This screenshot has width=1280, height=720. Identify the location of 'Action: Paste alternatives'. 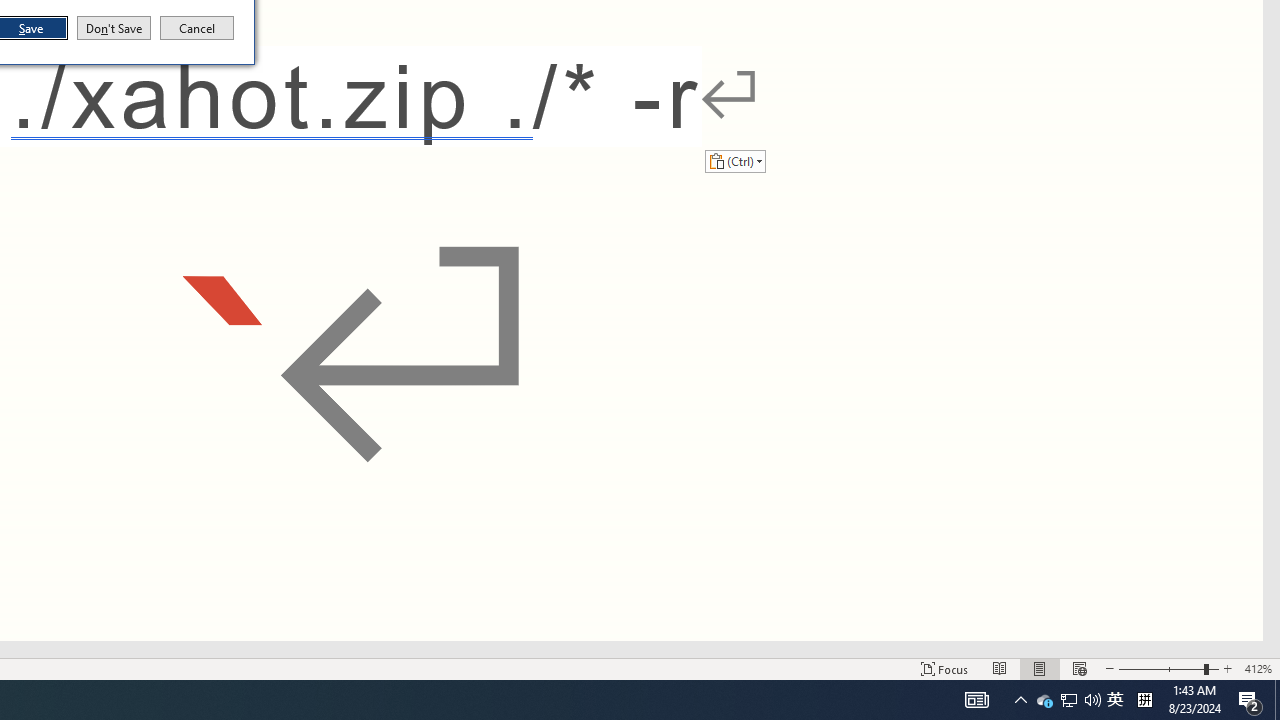
(734, 160).